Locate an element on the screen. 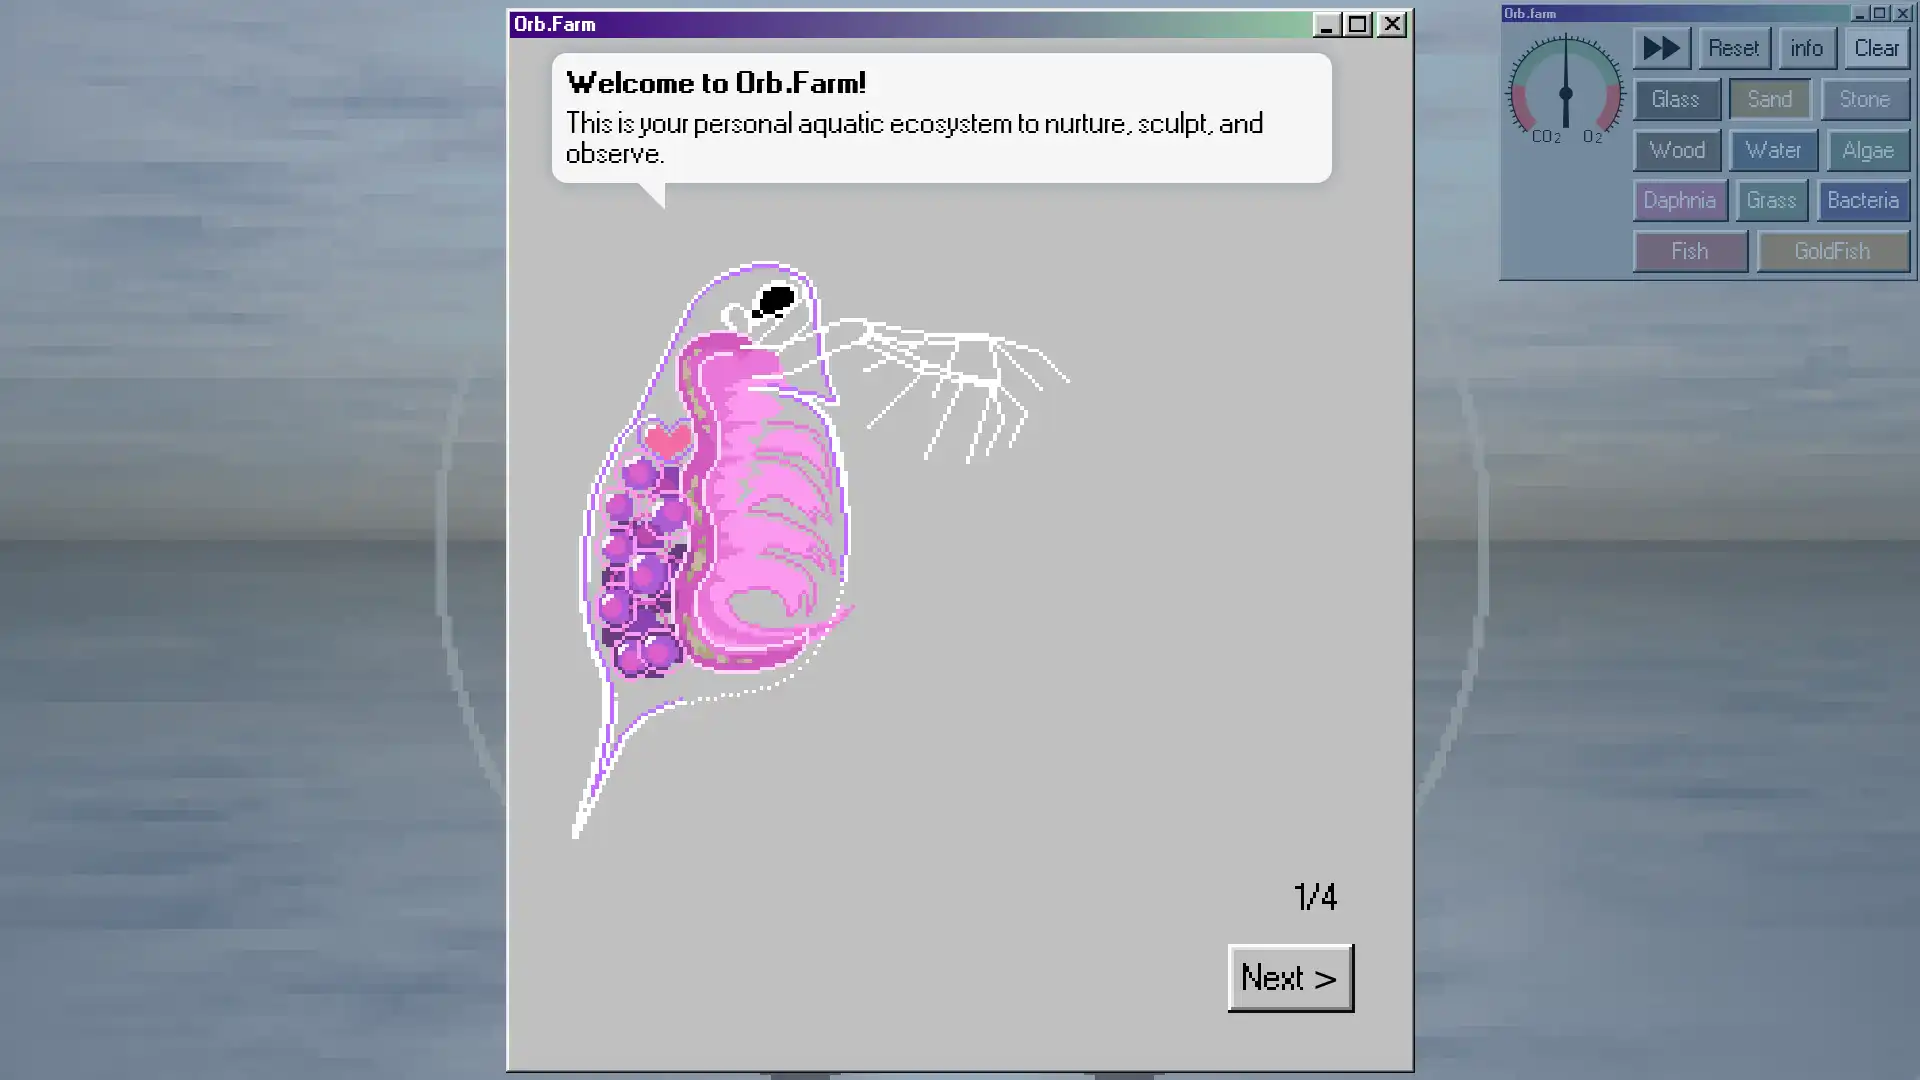 Image resolution: width=1920 pixels, height=1080 pixels. Daphnia is located at coordinates (895, 106).